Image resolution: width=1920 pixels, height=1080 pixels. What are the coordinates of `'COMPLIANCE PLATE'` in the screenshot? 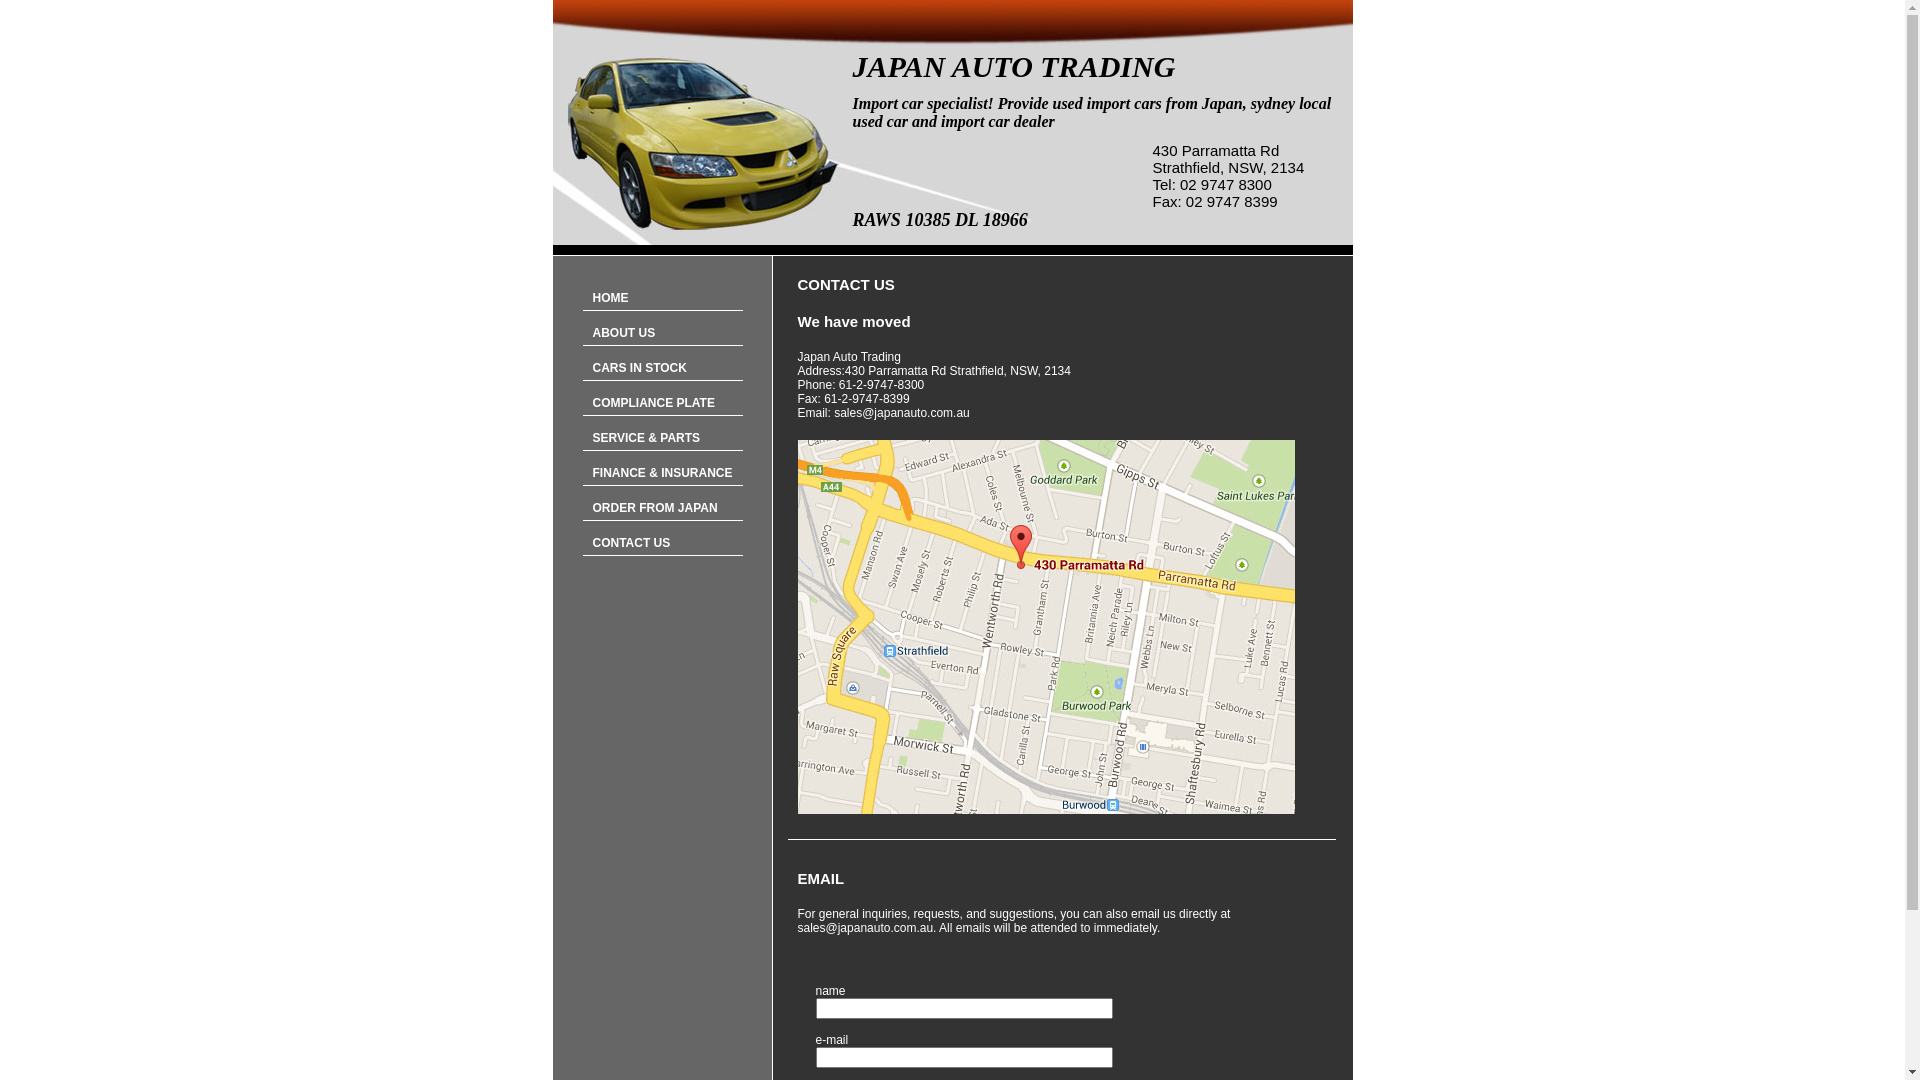 It's located at (662, 403).